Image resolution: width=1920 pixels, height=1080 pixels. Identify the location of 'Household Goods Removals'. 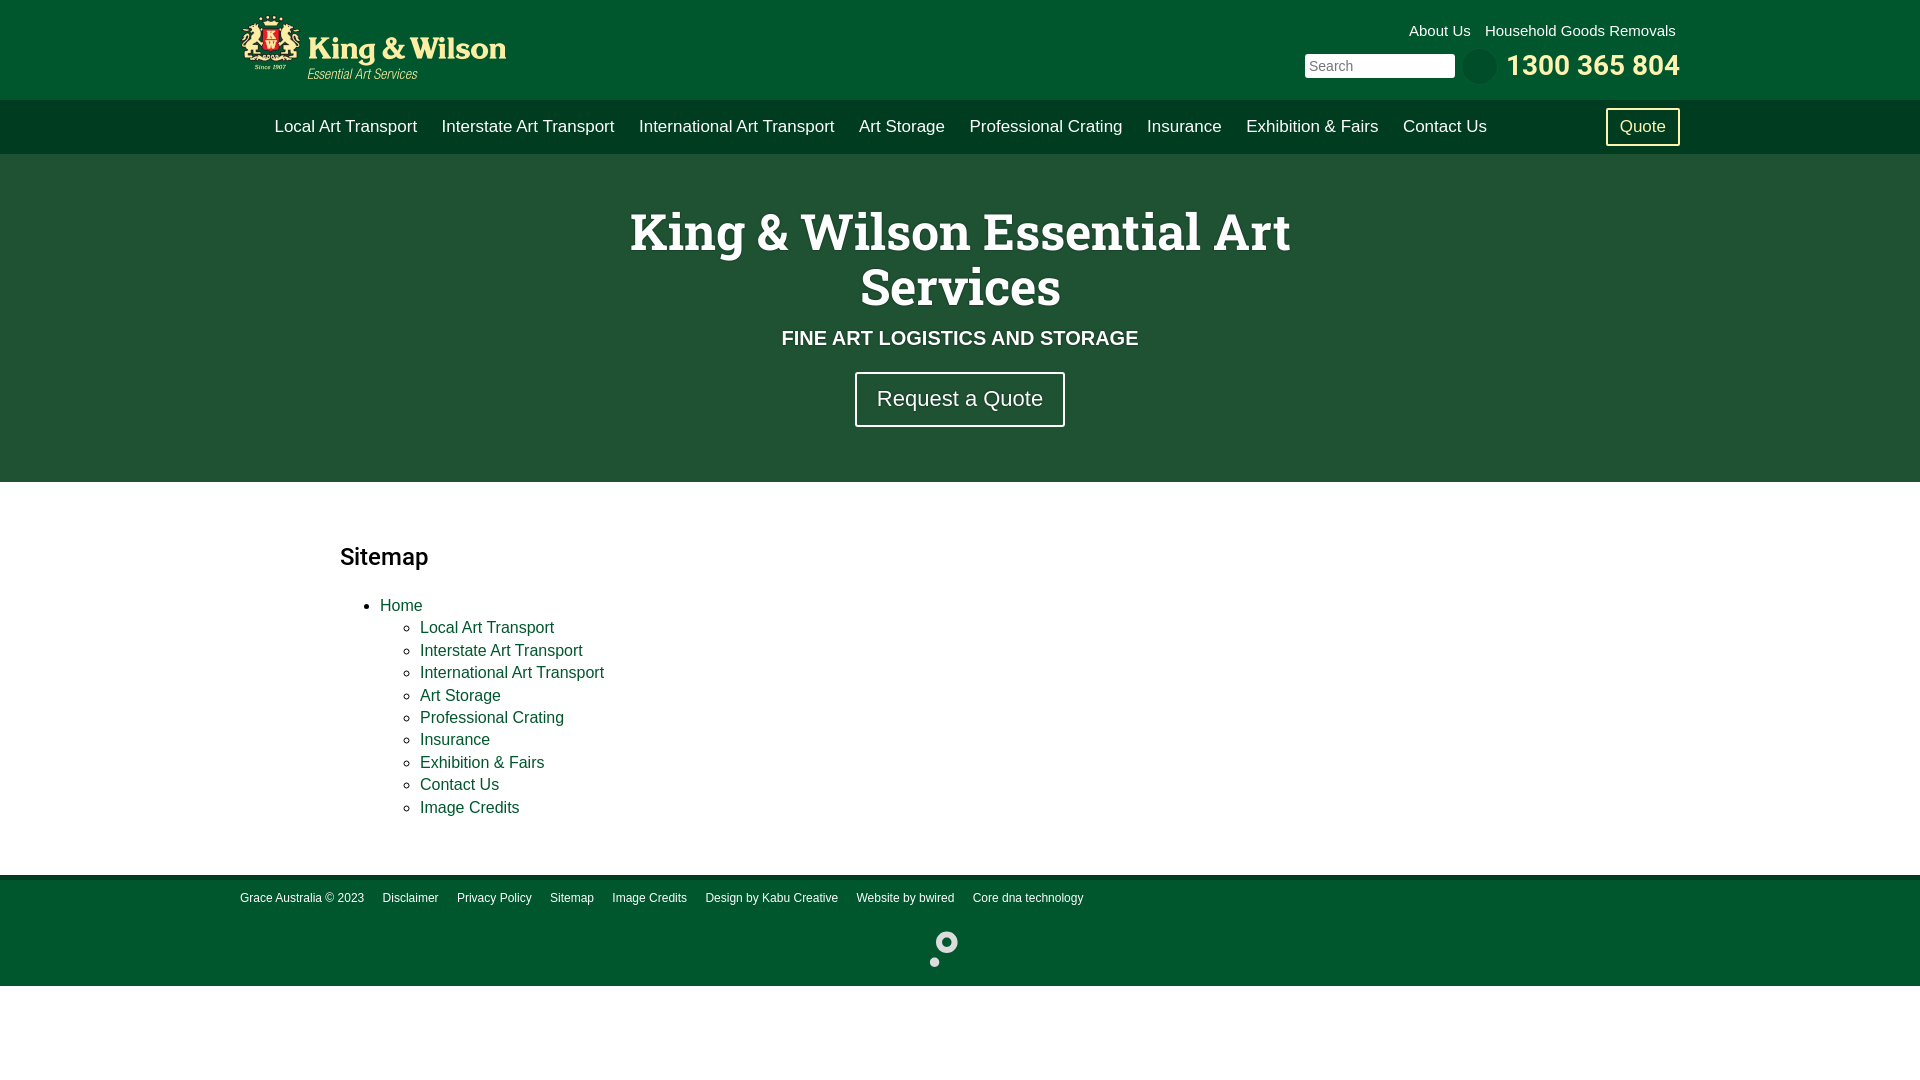
(1484, 30).